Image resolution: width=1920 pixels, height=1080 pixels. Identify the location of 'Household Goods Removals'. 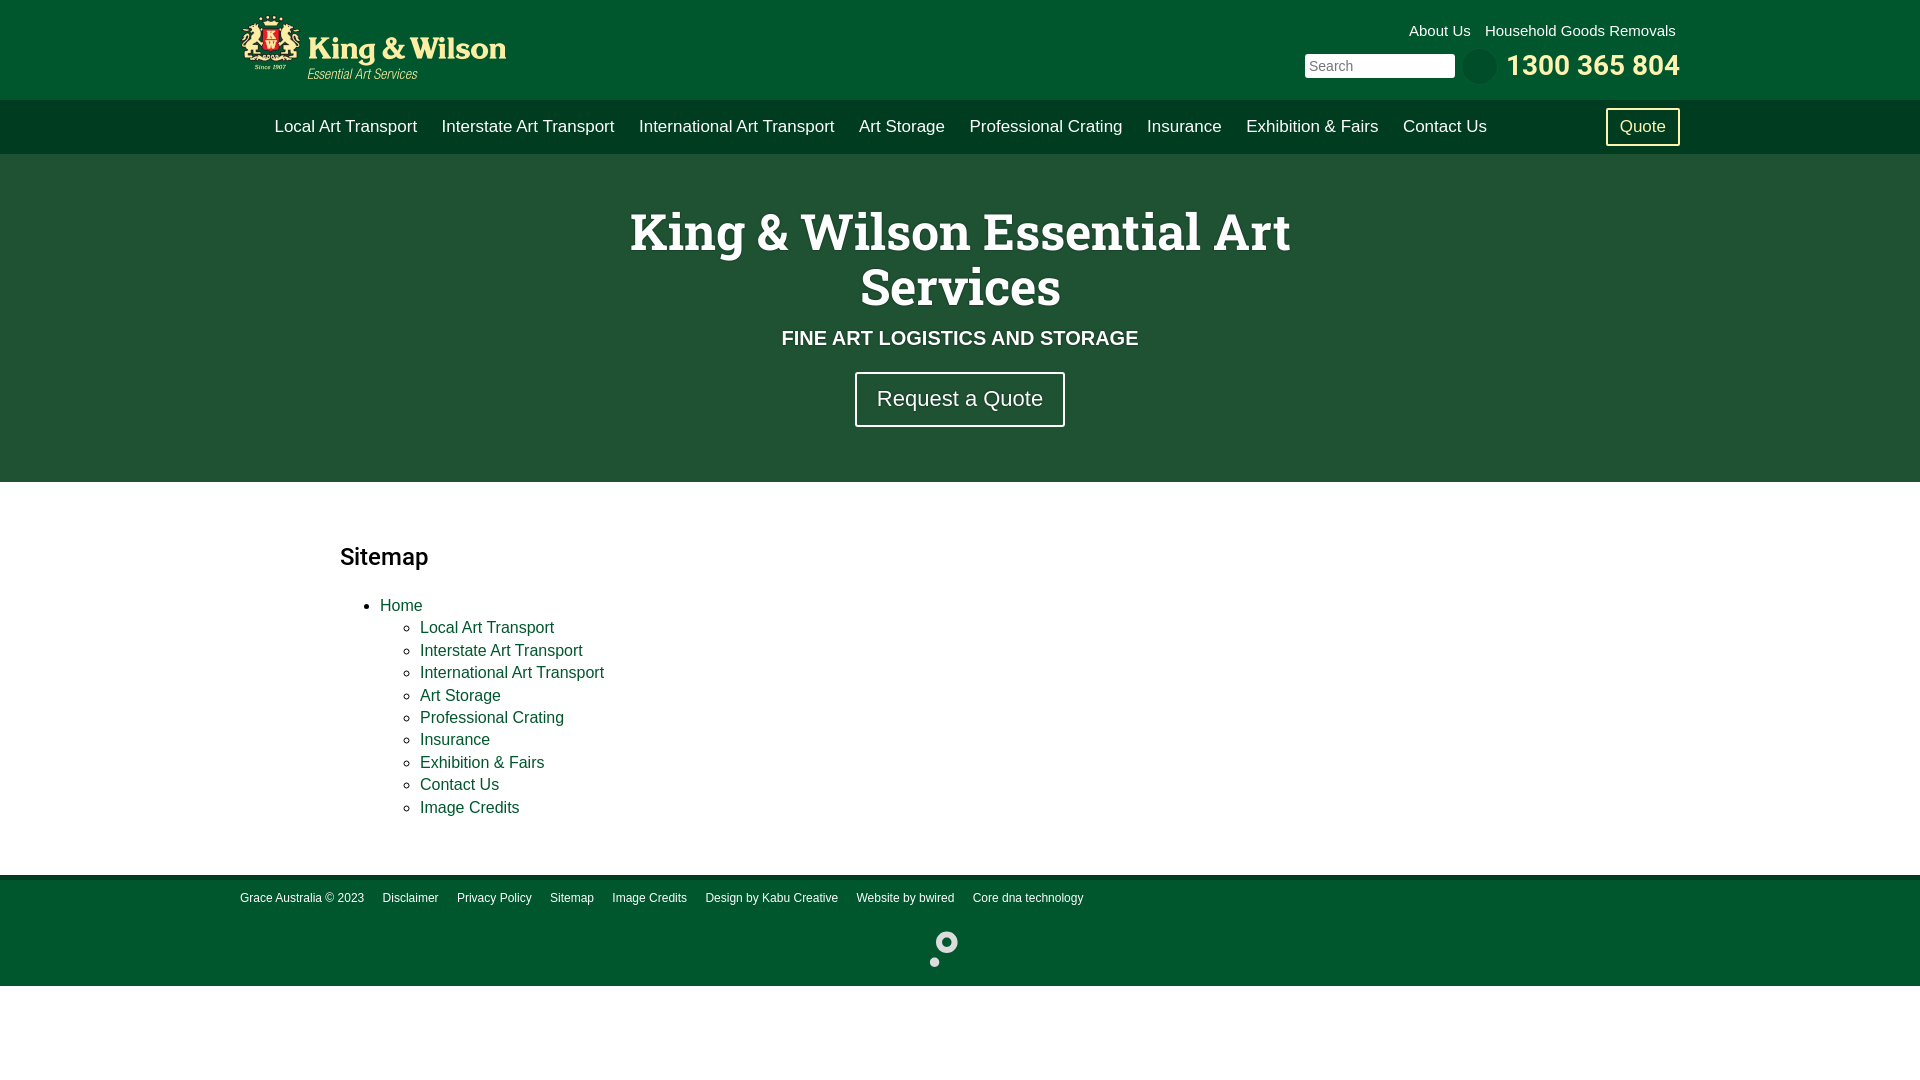
(1484, 30).